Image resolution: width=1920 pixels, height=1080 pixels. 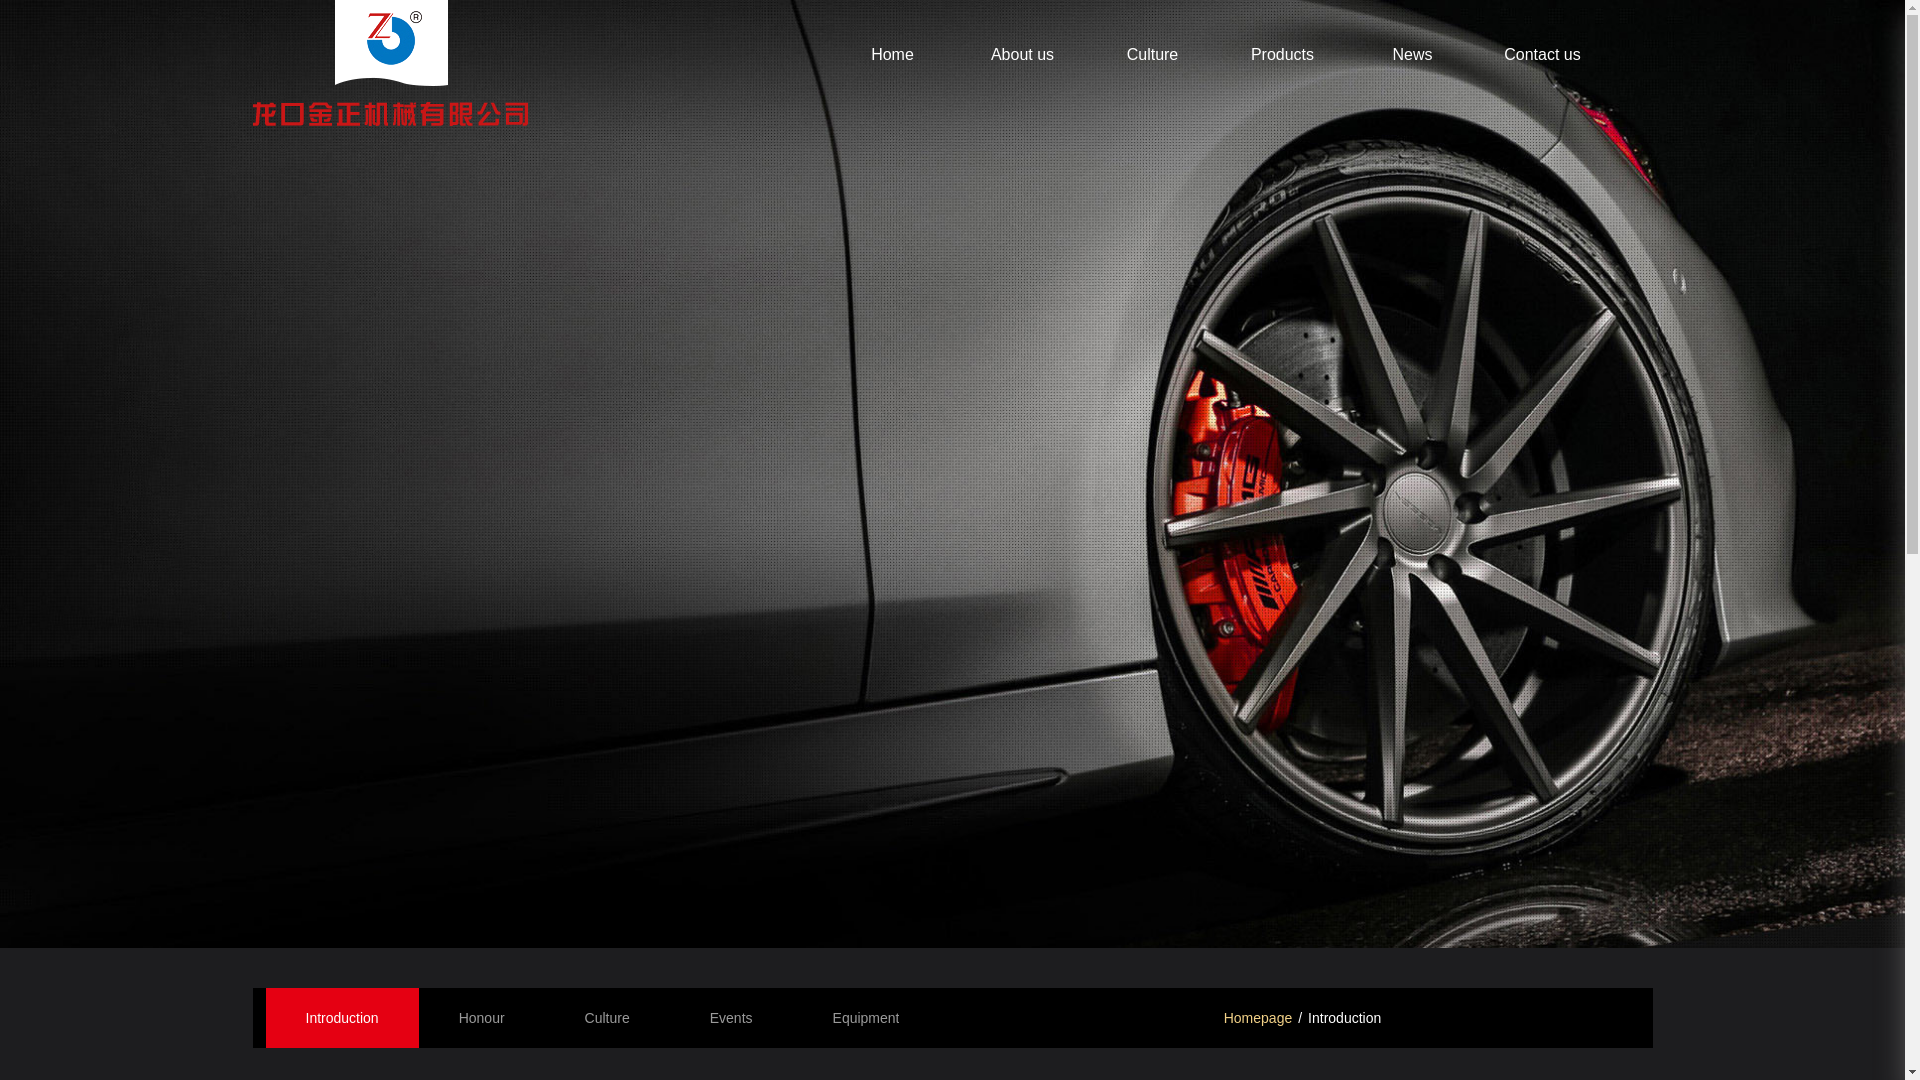 I want to click on 'About us', so click(x=1022, y=53).